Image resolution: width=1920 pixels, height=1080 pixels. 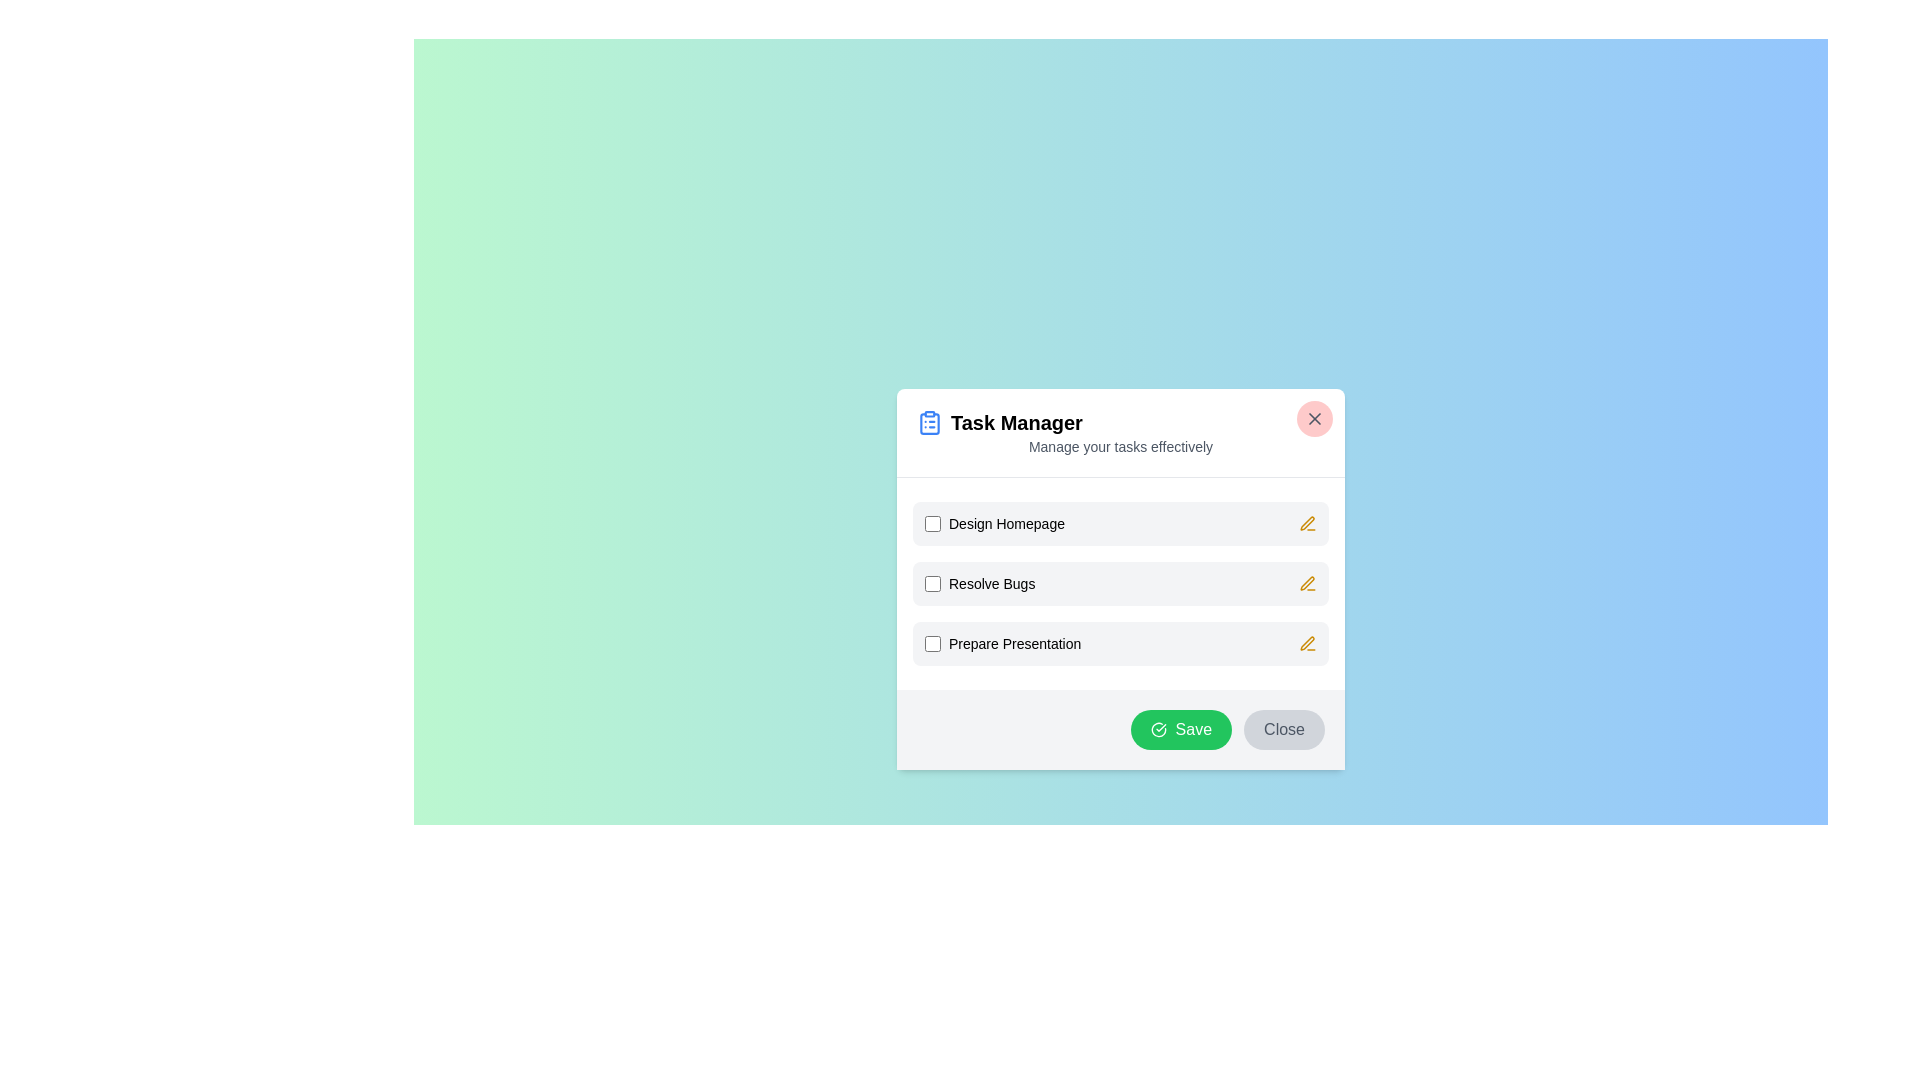 I want to click on the text label associated with the first task in the list, which is 'Design Homepage', so click(x=994, y=522).